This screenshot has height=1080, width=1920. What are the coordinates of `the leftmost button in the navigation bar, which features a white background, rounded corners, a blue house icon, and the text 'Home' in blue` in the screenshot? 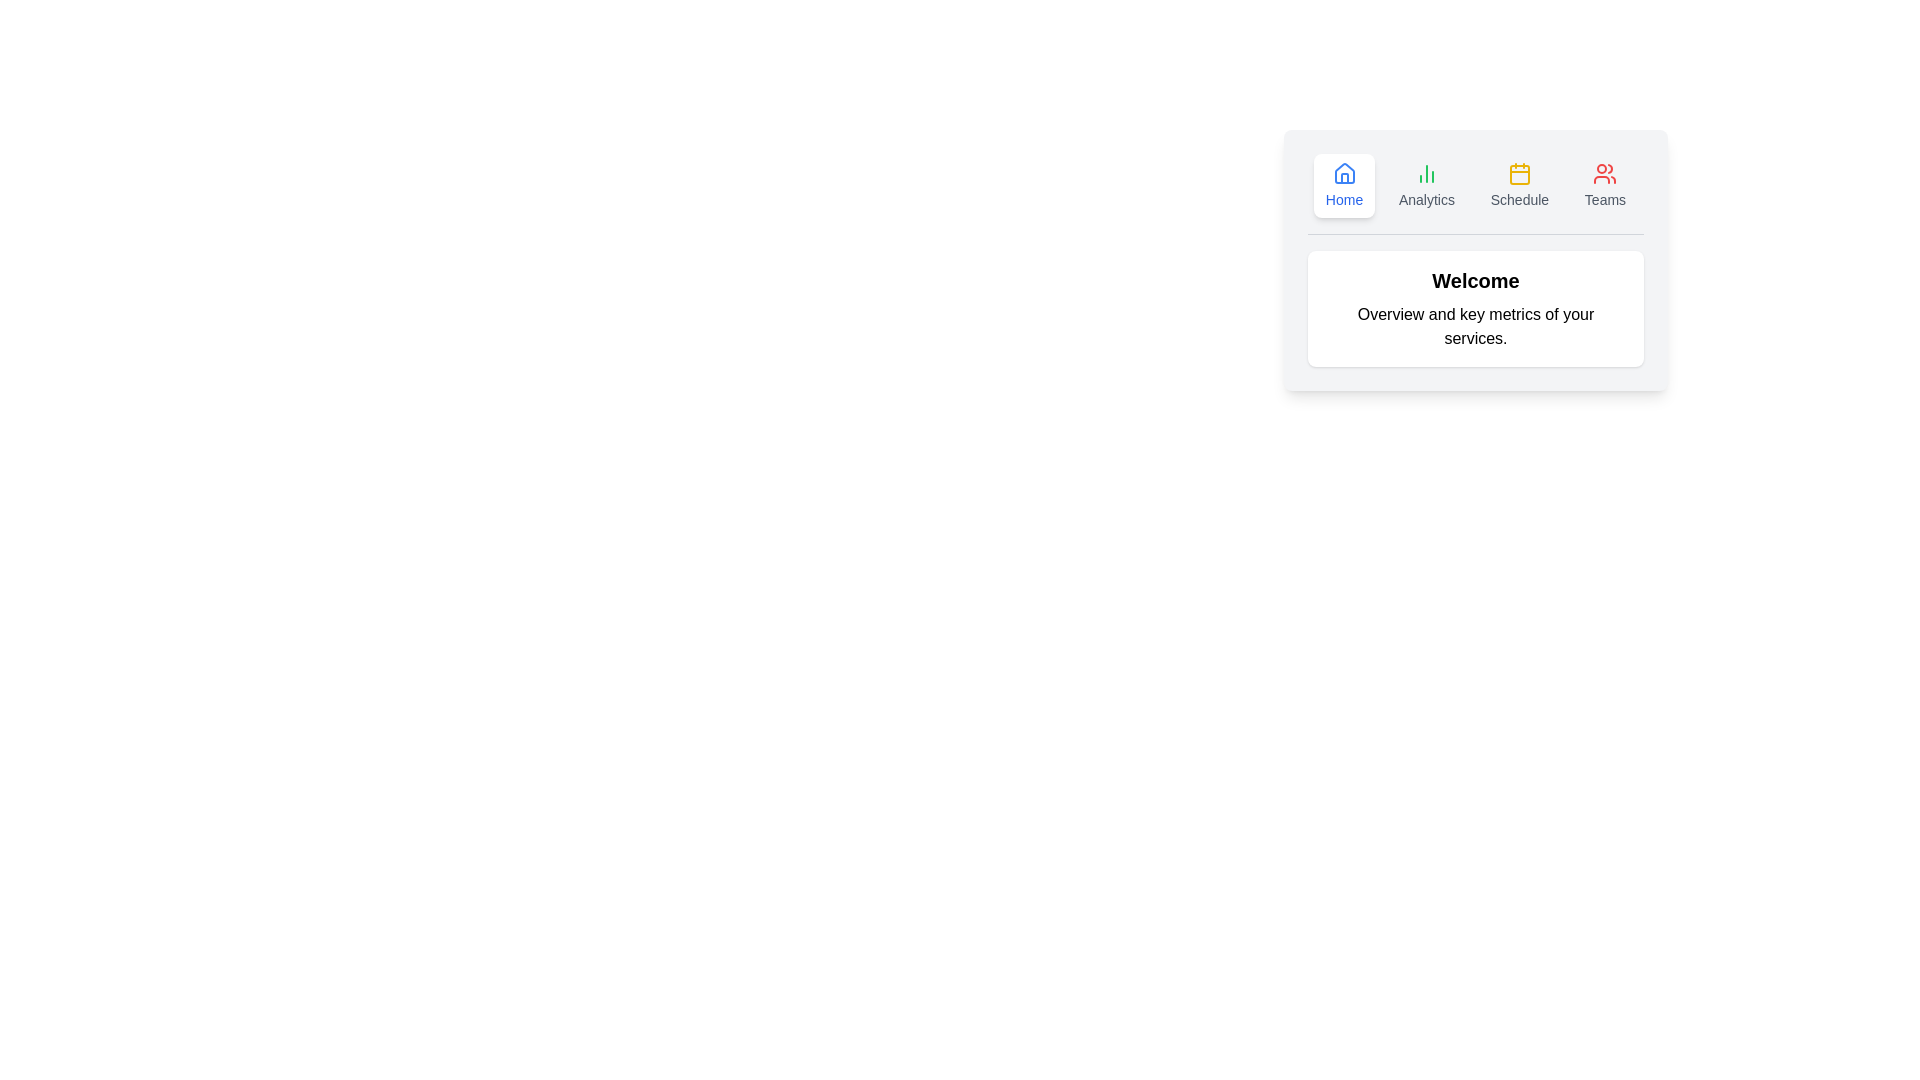 It's located at (1344, 185).